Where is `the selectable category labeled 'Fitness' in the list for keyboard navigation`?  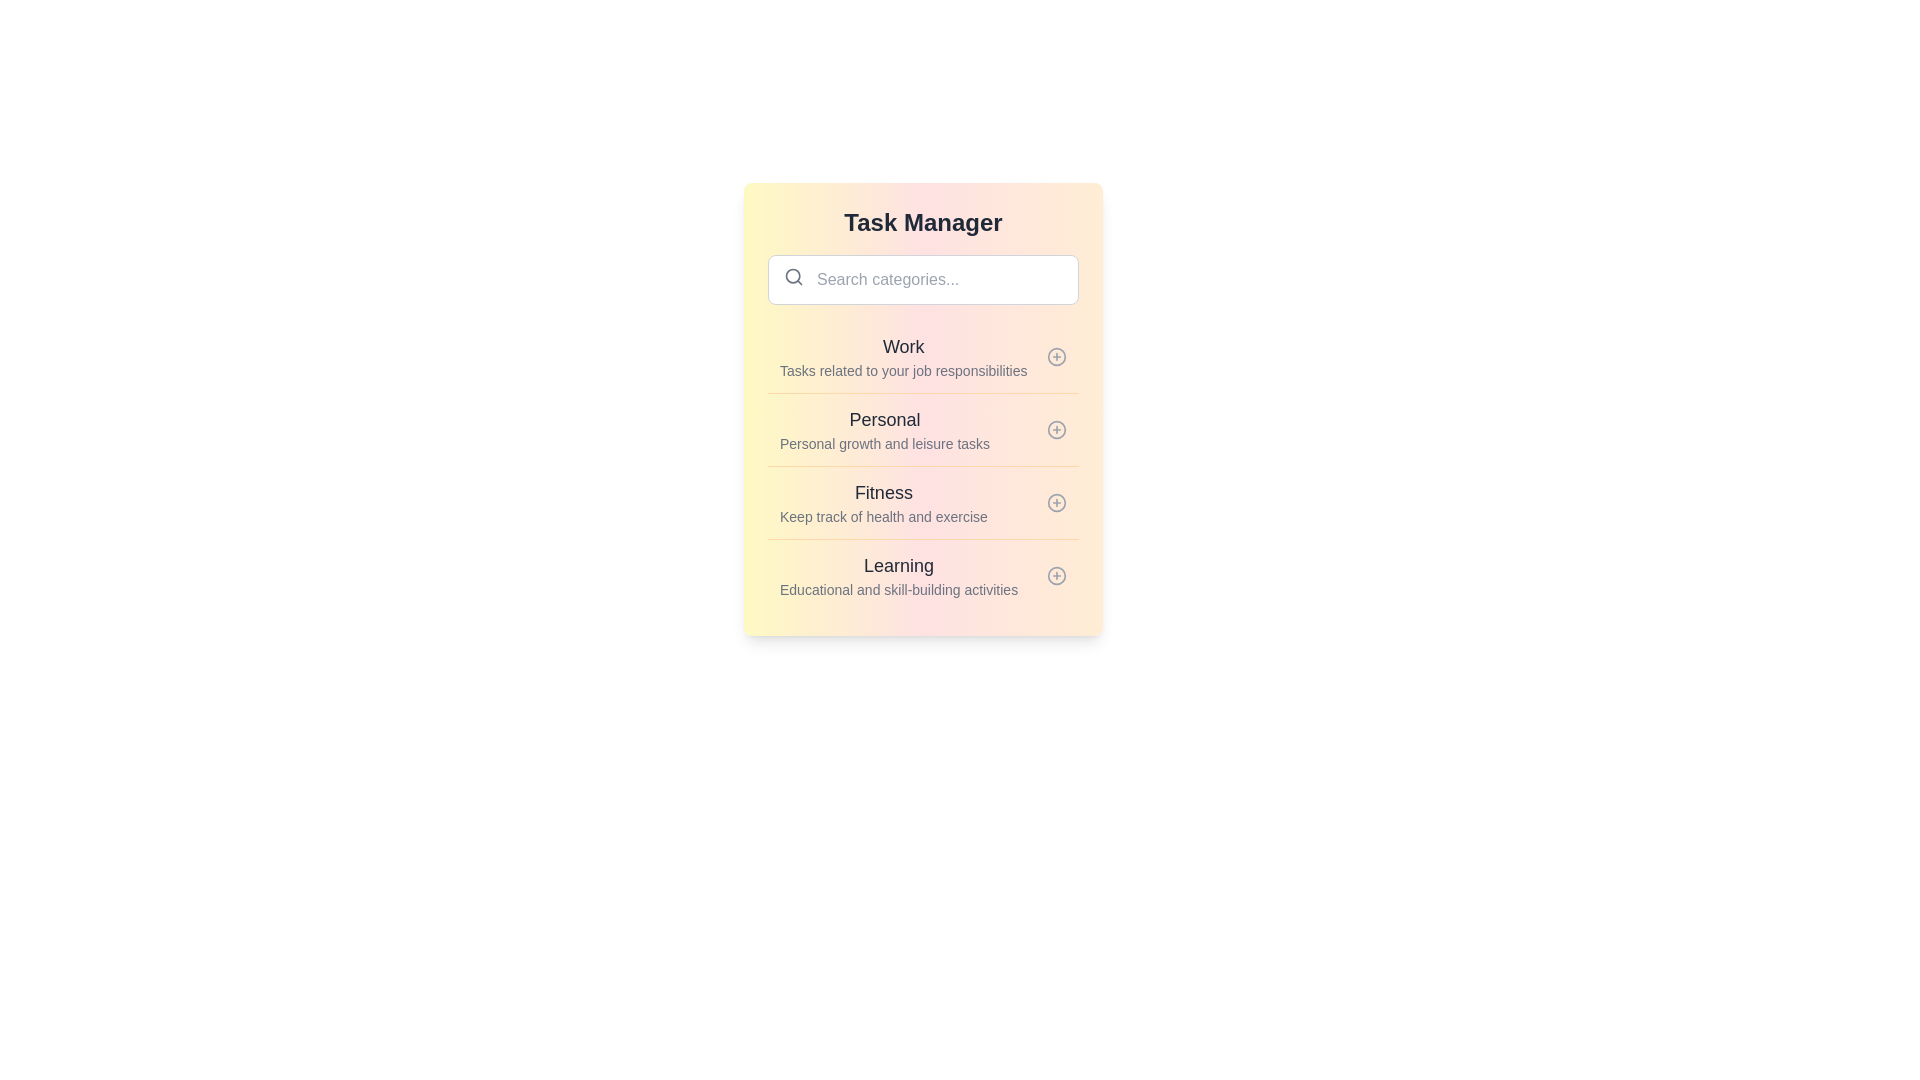
the selectable category labeled 'Fitness' in the list for keyboard navigation is located at coordinates (922, 501).